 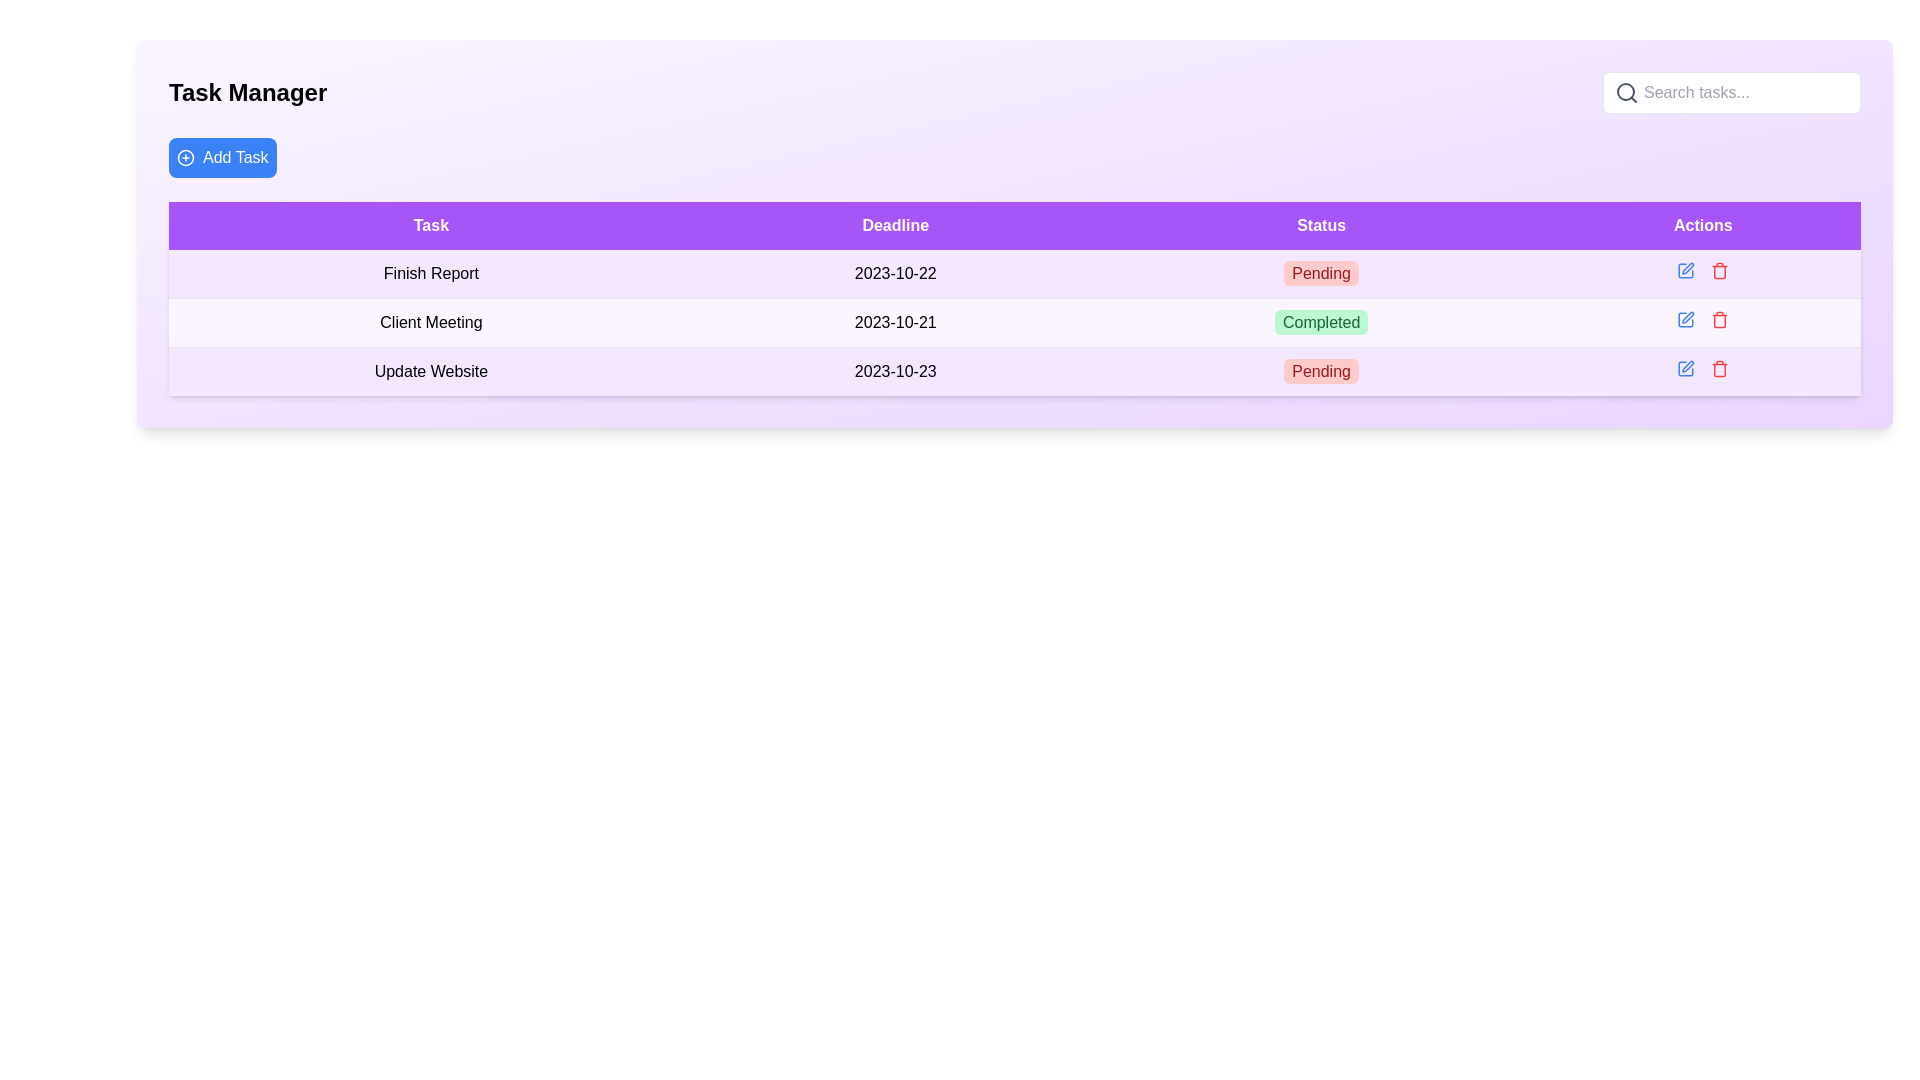 What do you see at coordinates (1687, 267) in the screenshot?
I see `the edit action button` at bounding box center [1687, 267].